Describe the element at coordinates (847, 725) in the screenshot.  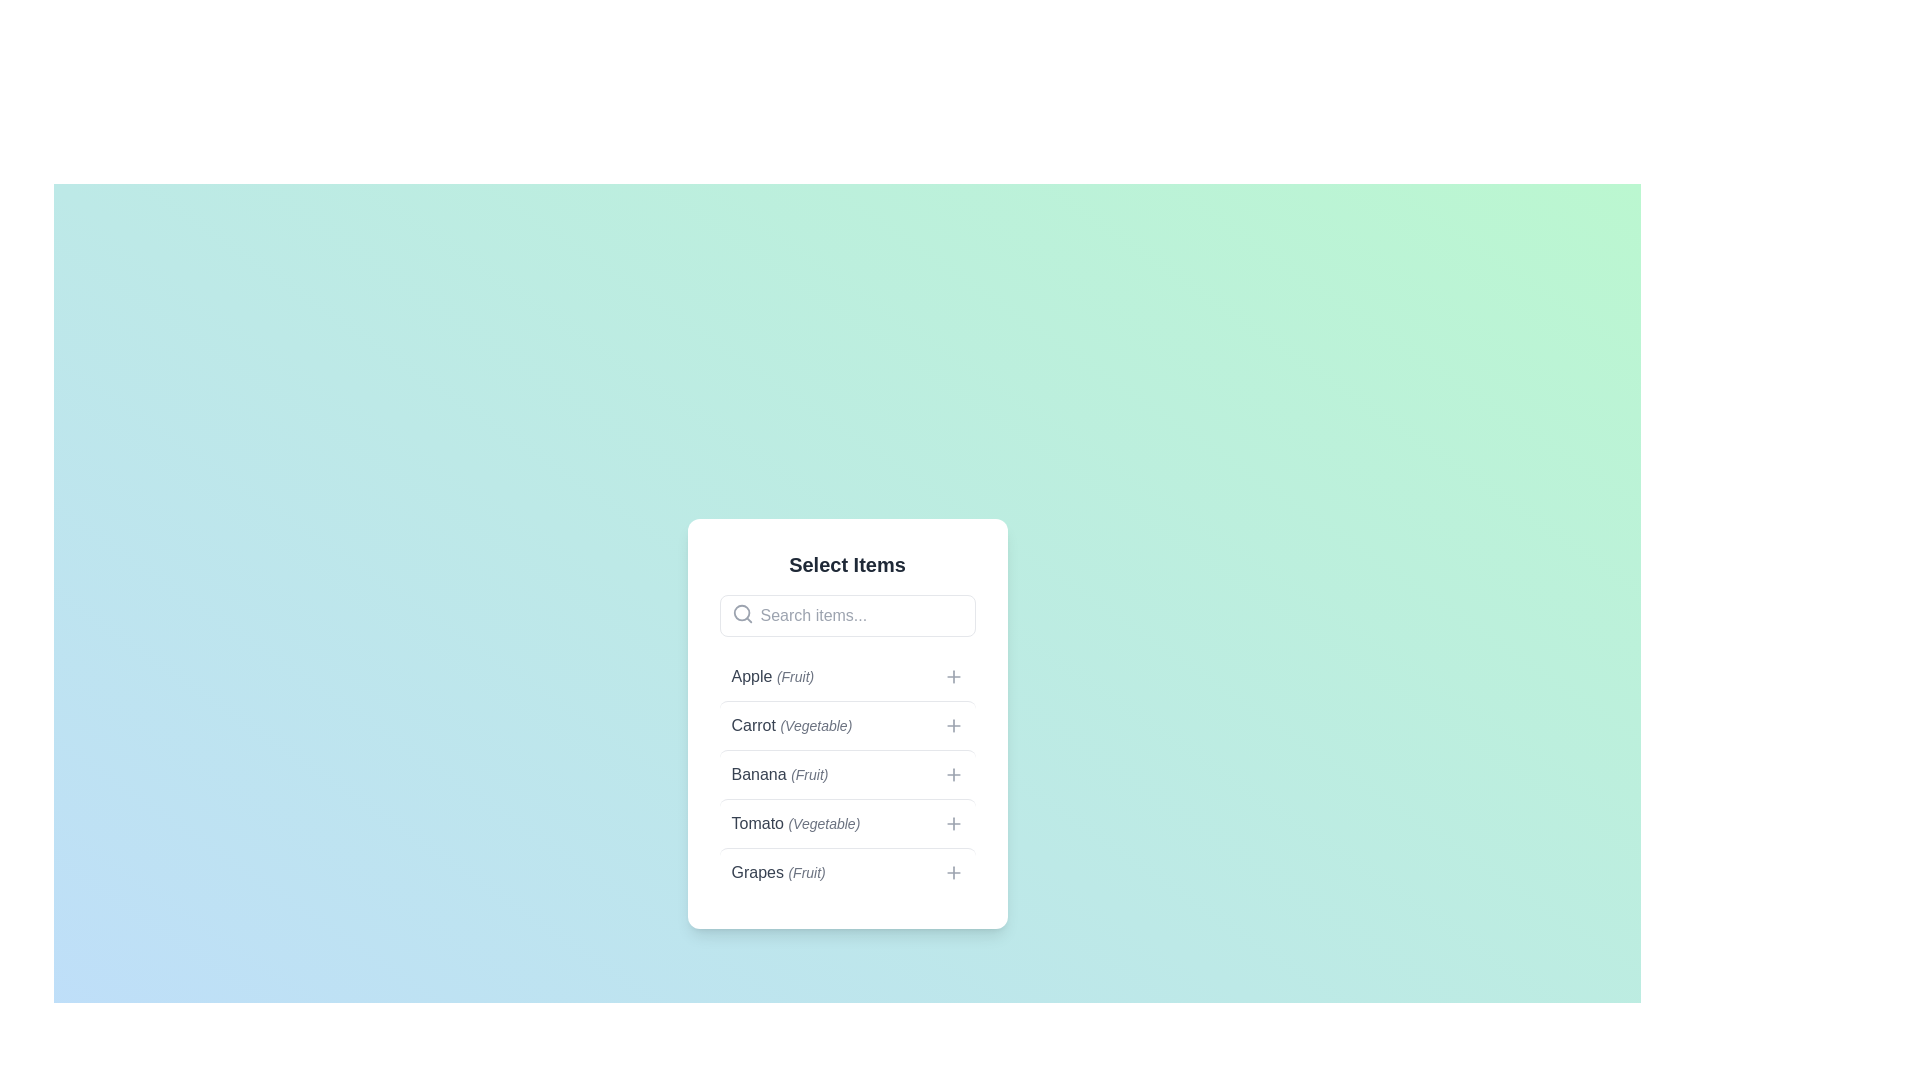
I see `the '+' icon on the list item labeled 'Carrot (Vegetable)'` at that location.